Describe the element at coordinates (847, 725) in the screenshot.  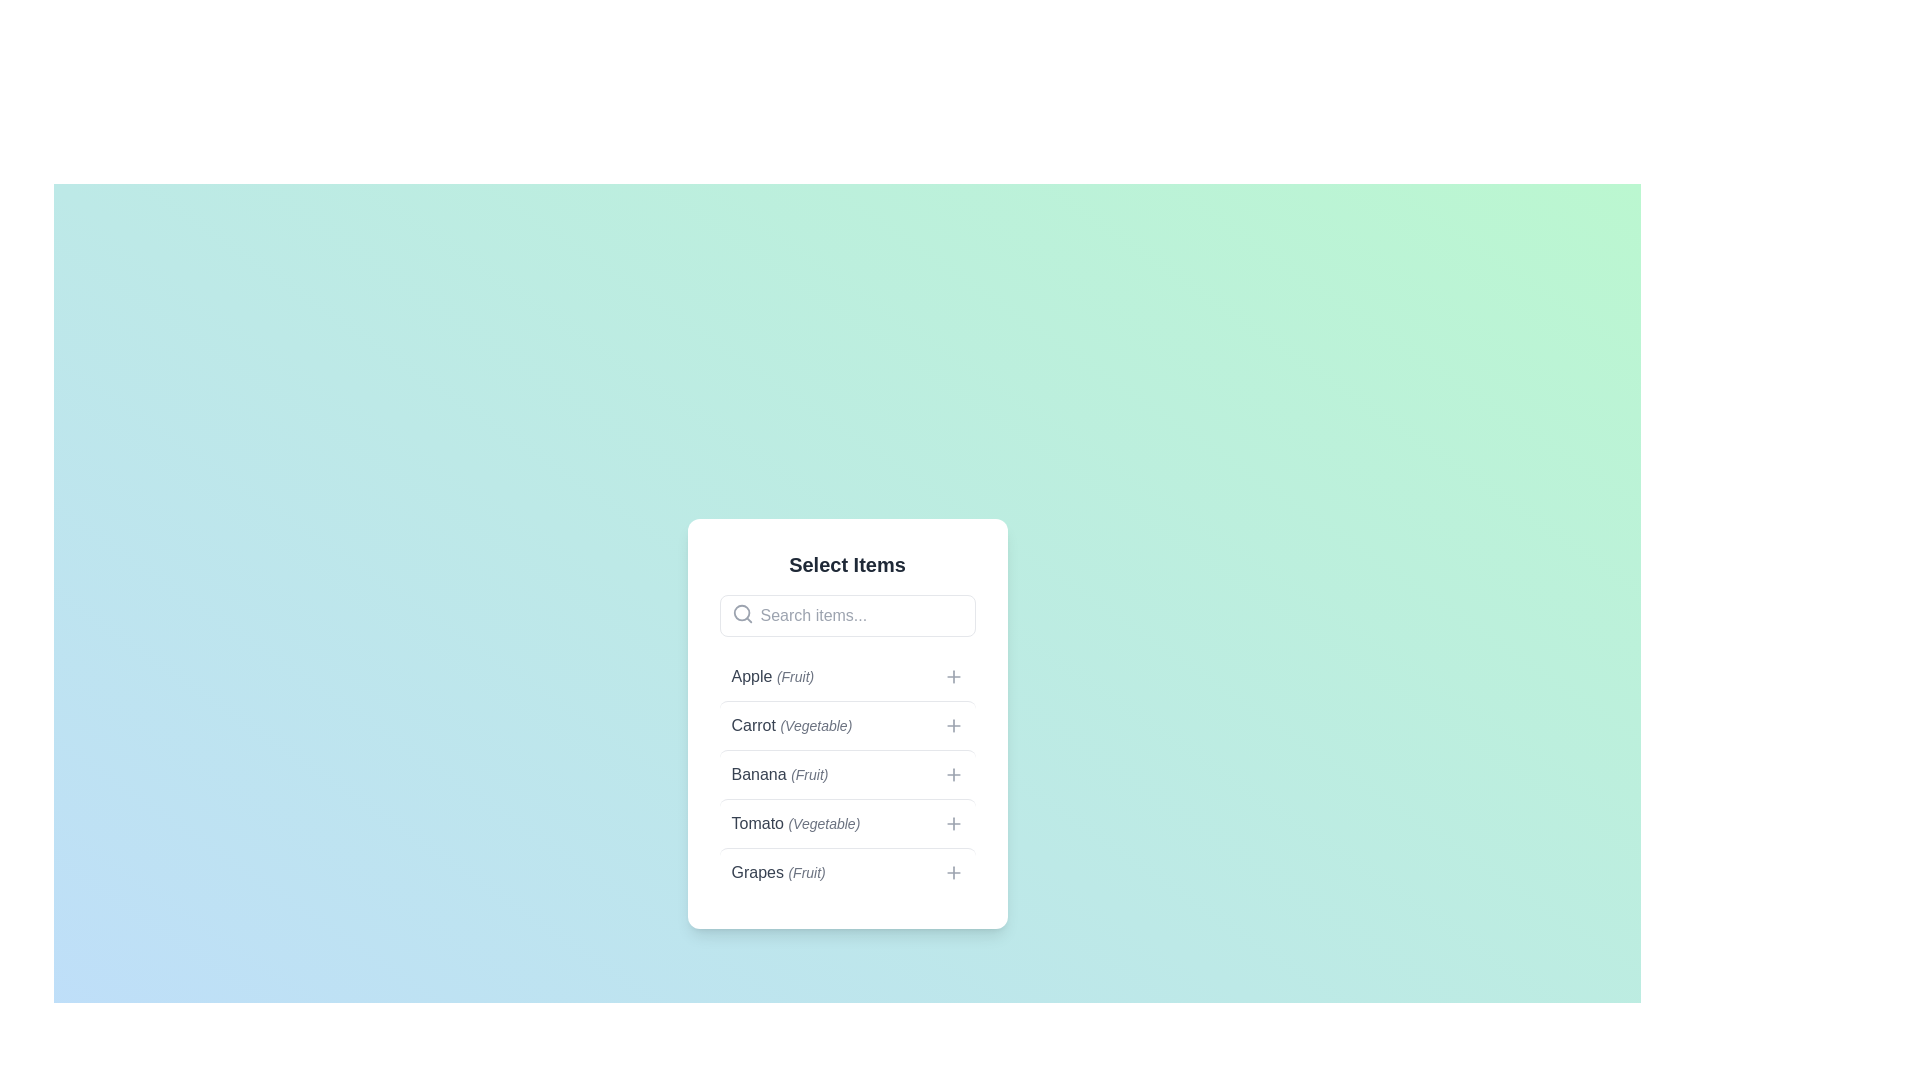
I see `the '+' icon on the list item labeled 'Carrot (Vegetable)'` at that location.